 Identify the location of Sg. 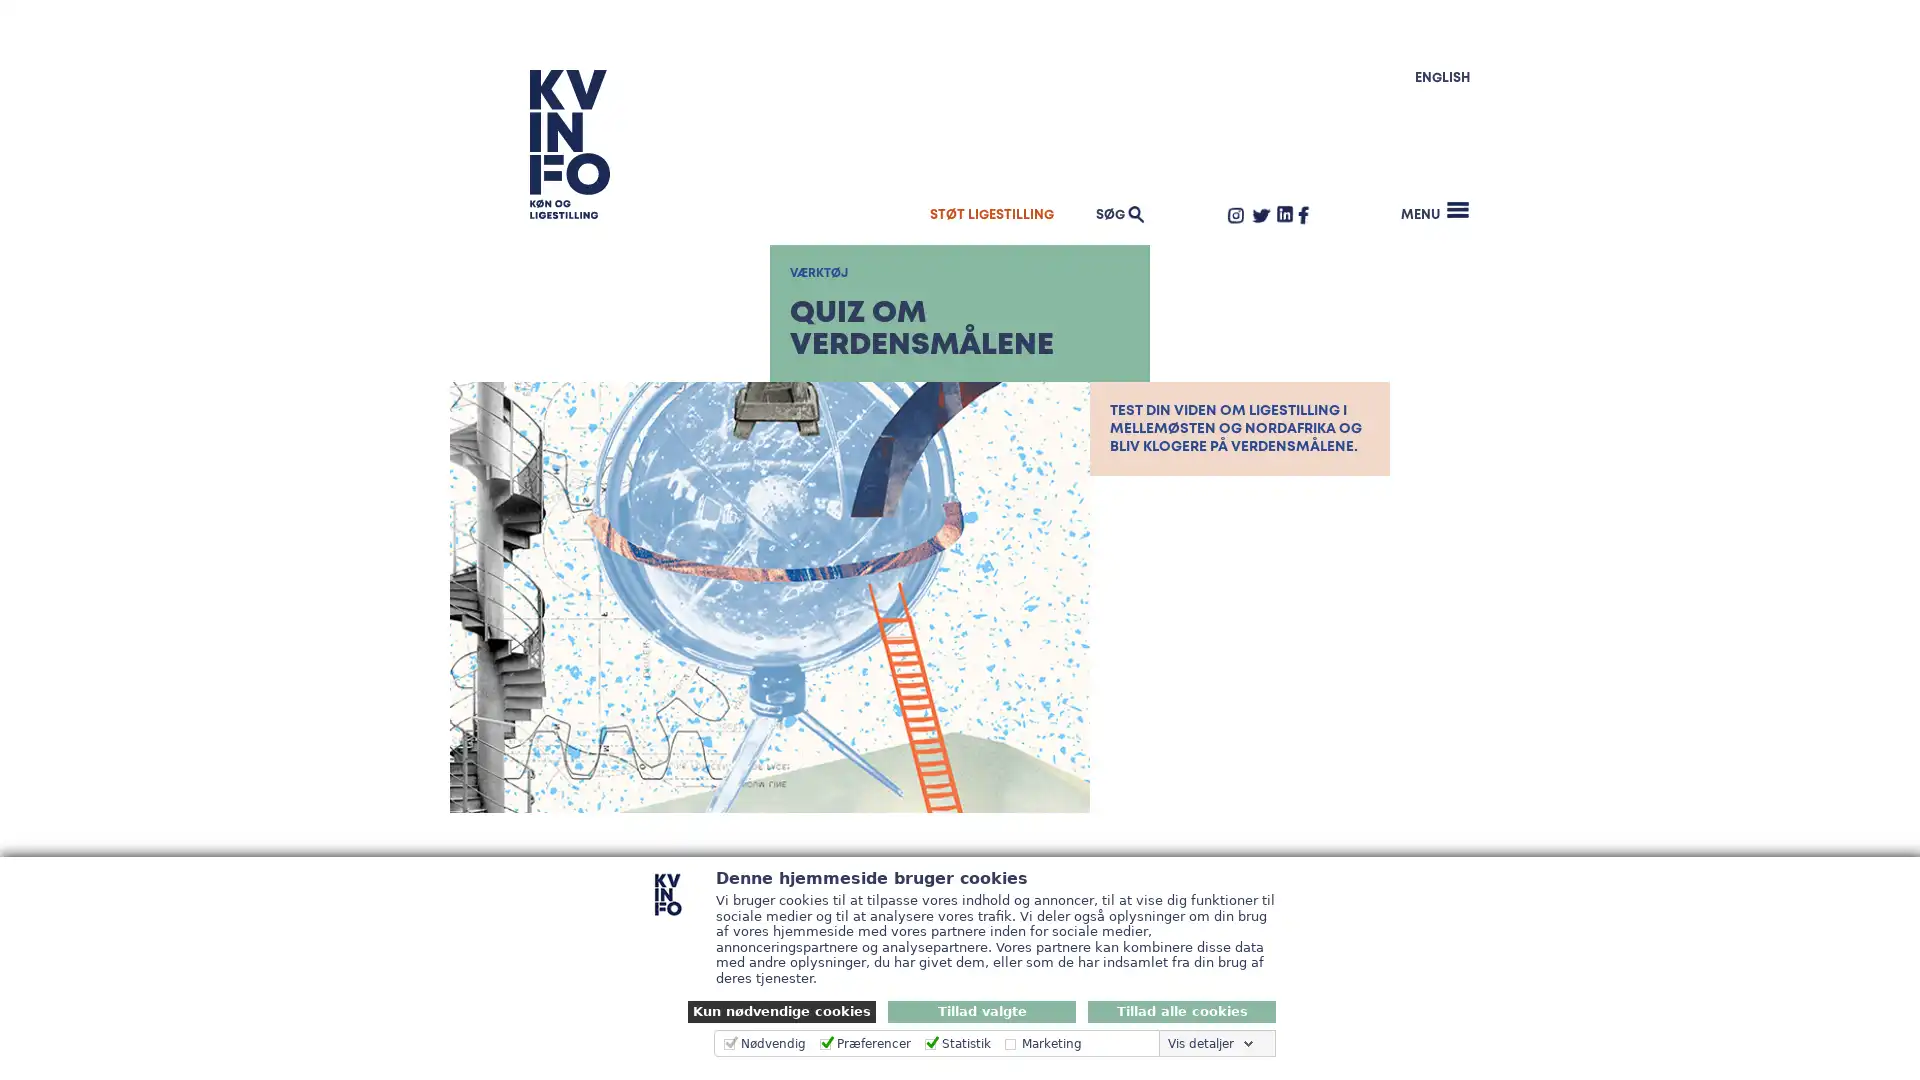
(1428, 188).